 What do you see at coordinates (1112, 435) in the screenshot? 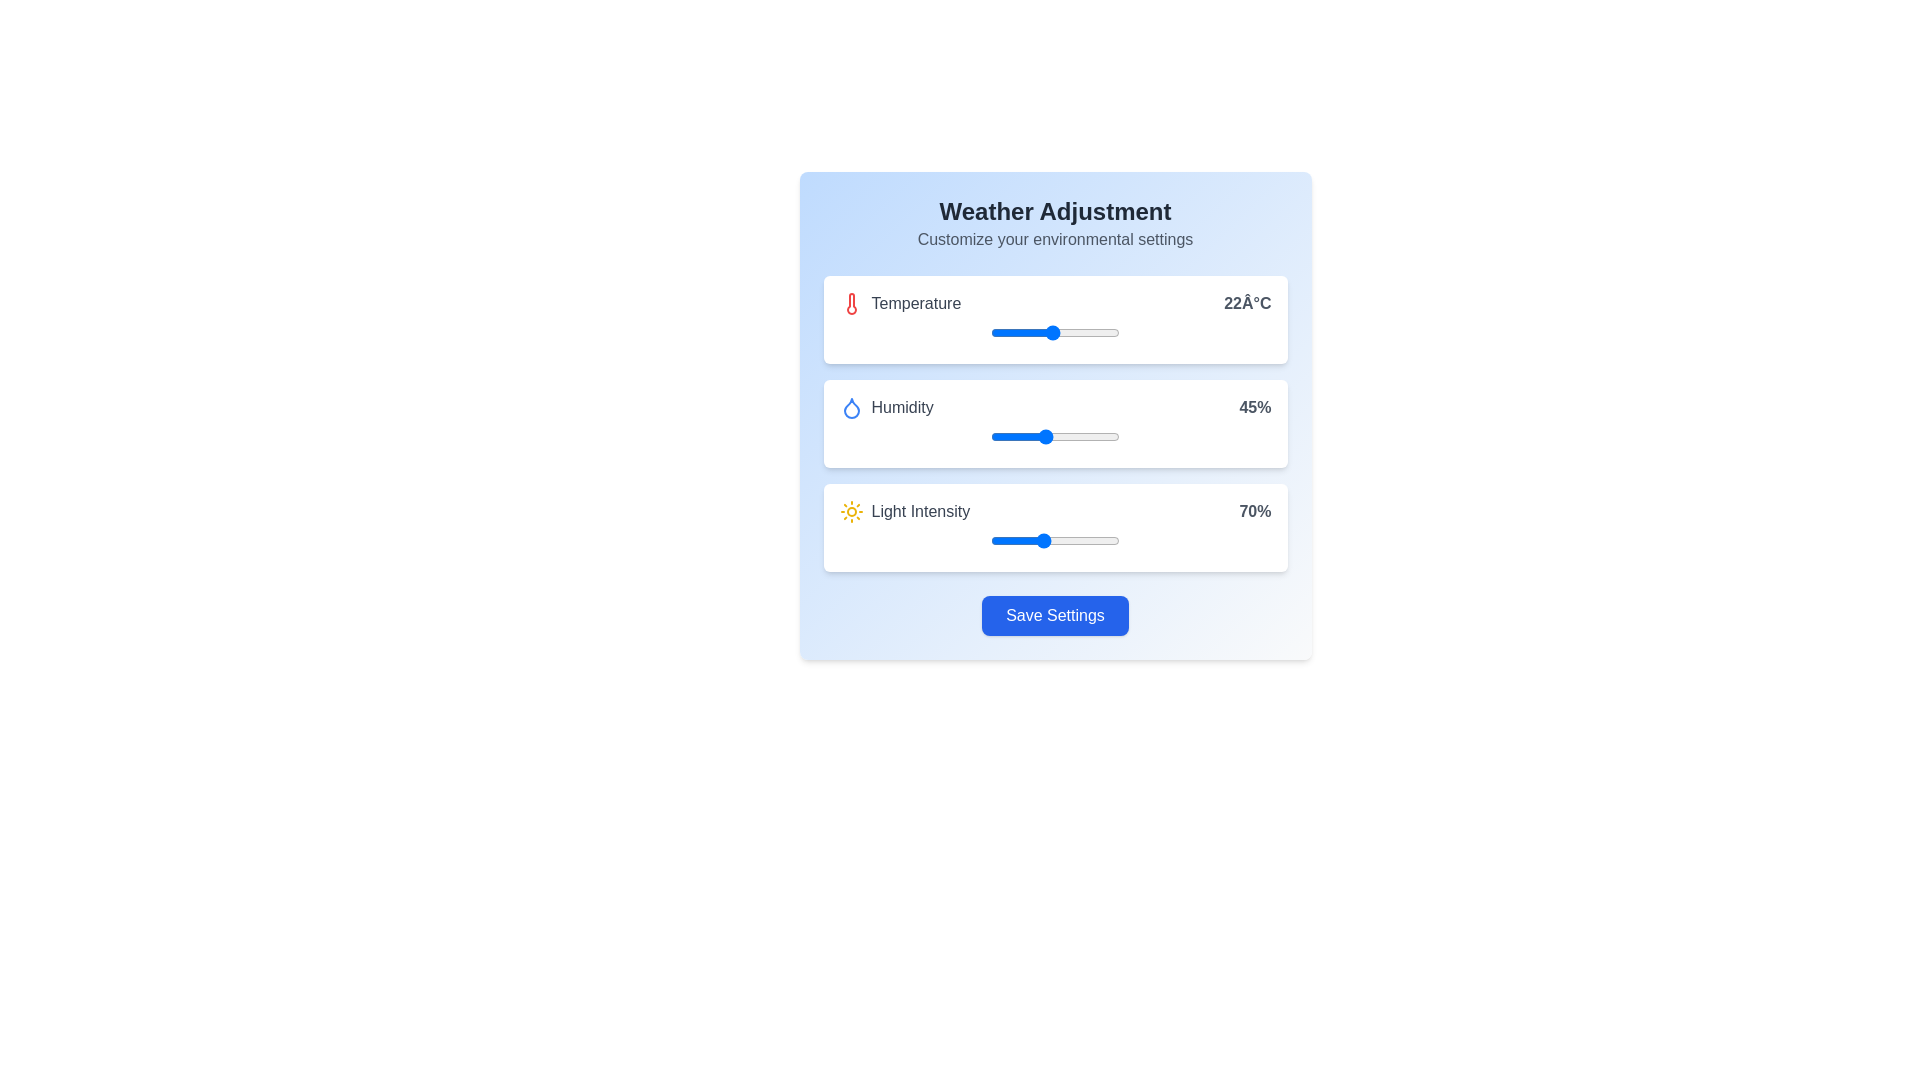
I see `the humidity` at bounding box center [1112, 435].